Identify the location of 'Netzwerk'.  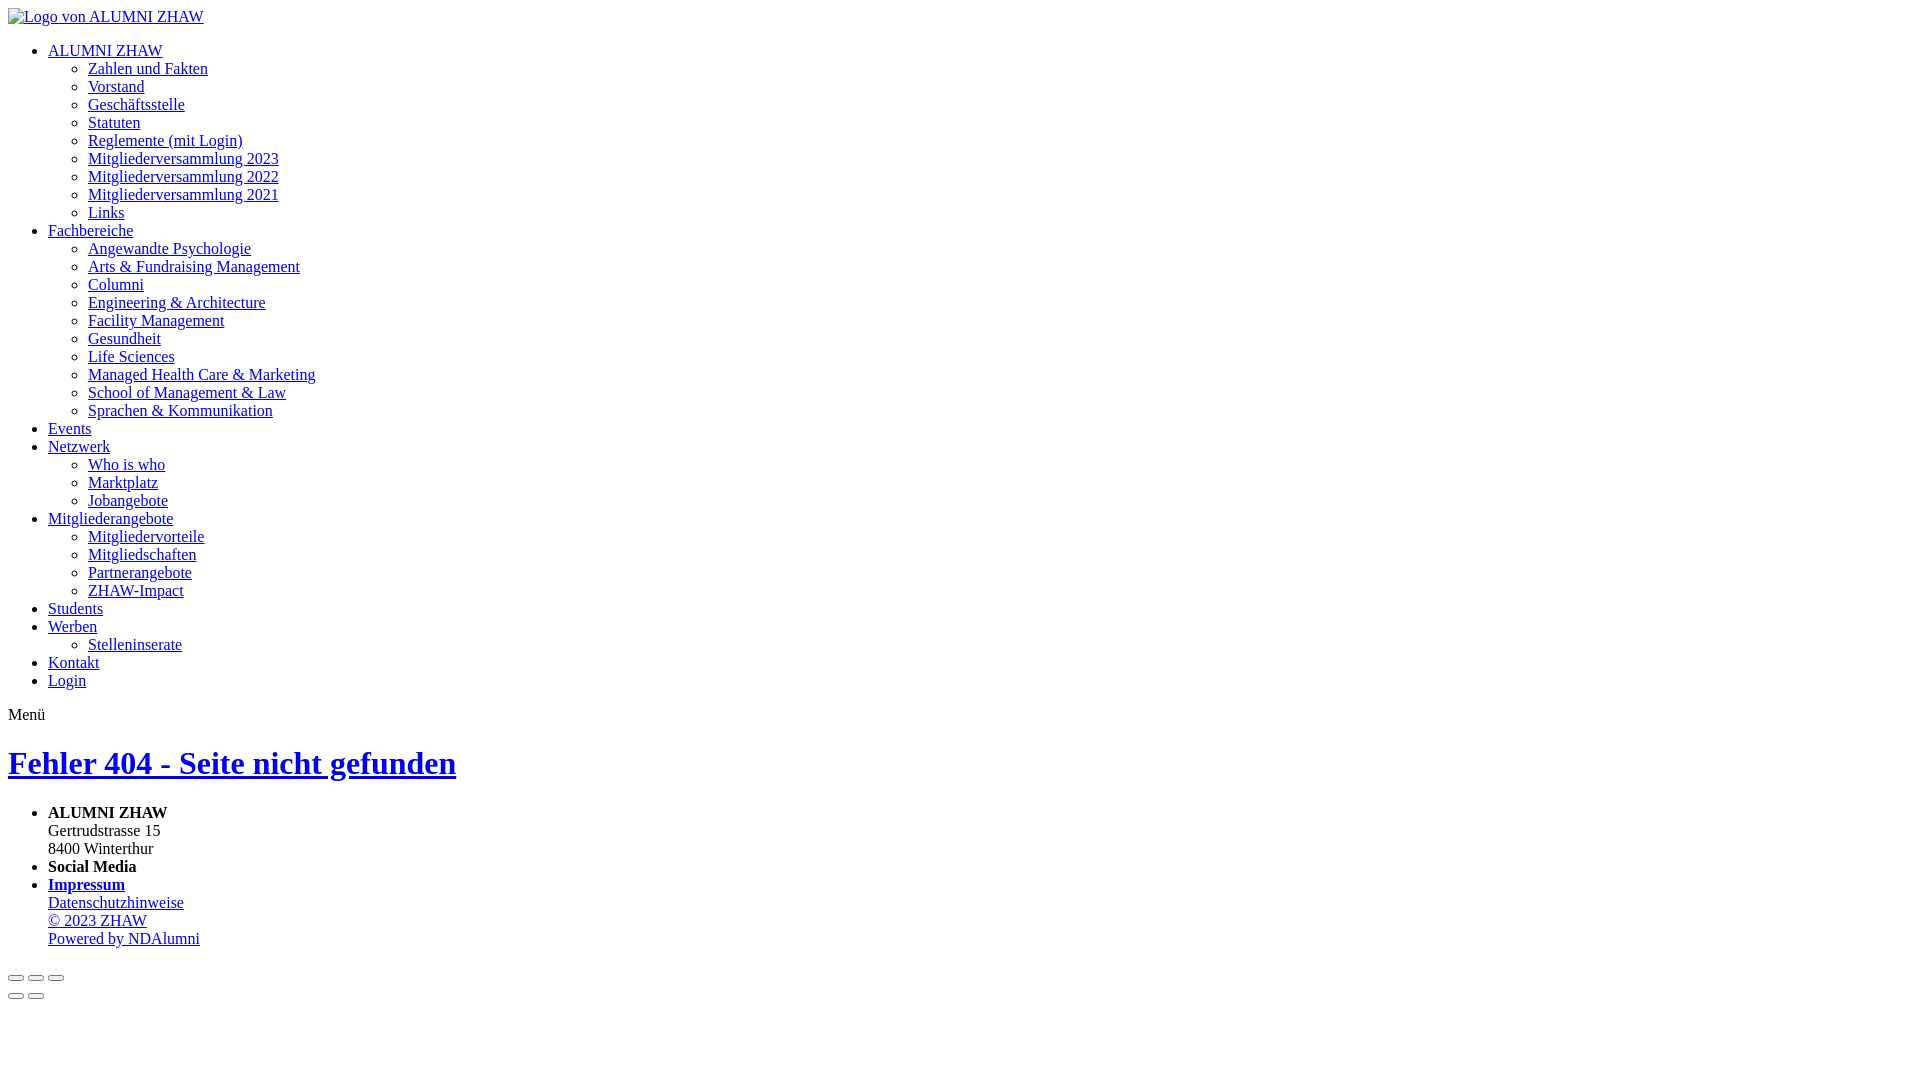
(48, 445).